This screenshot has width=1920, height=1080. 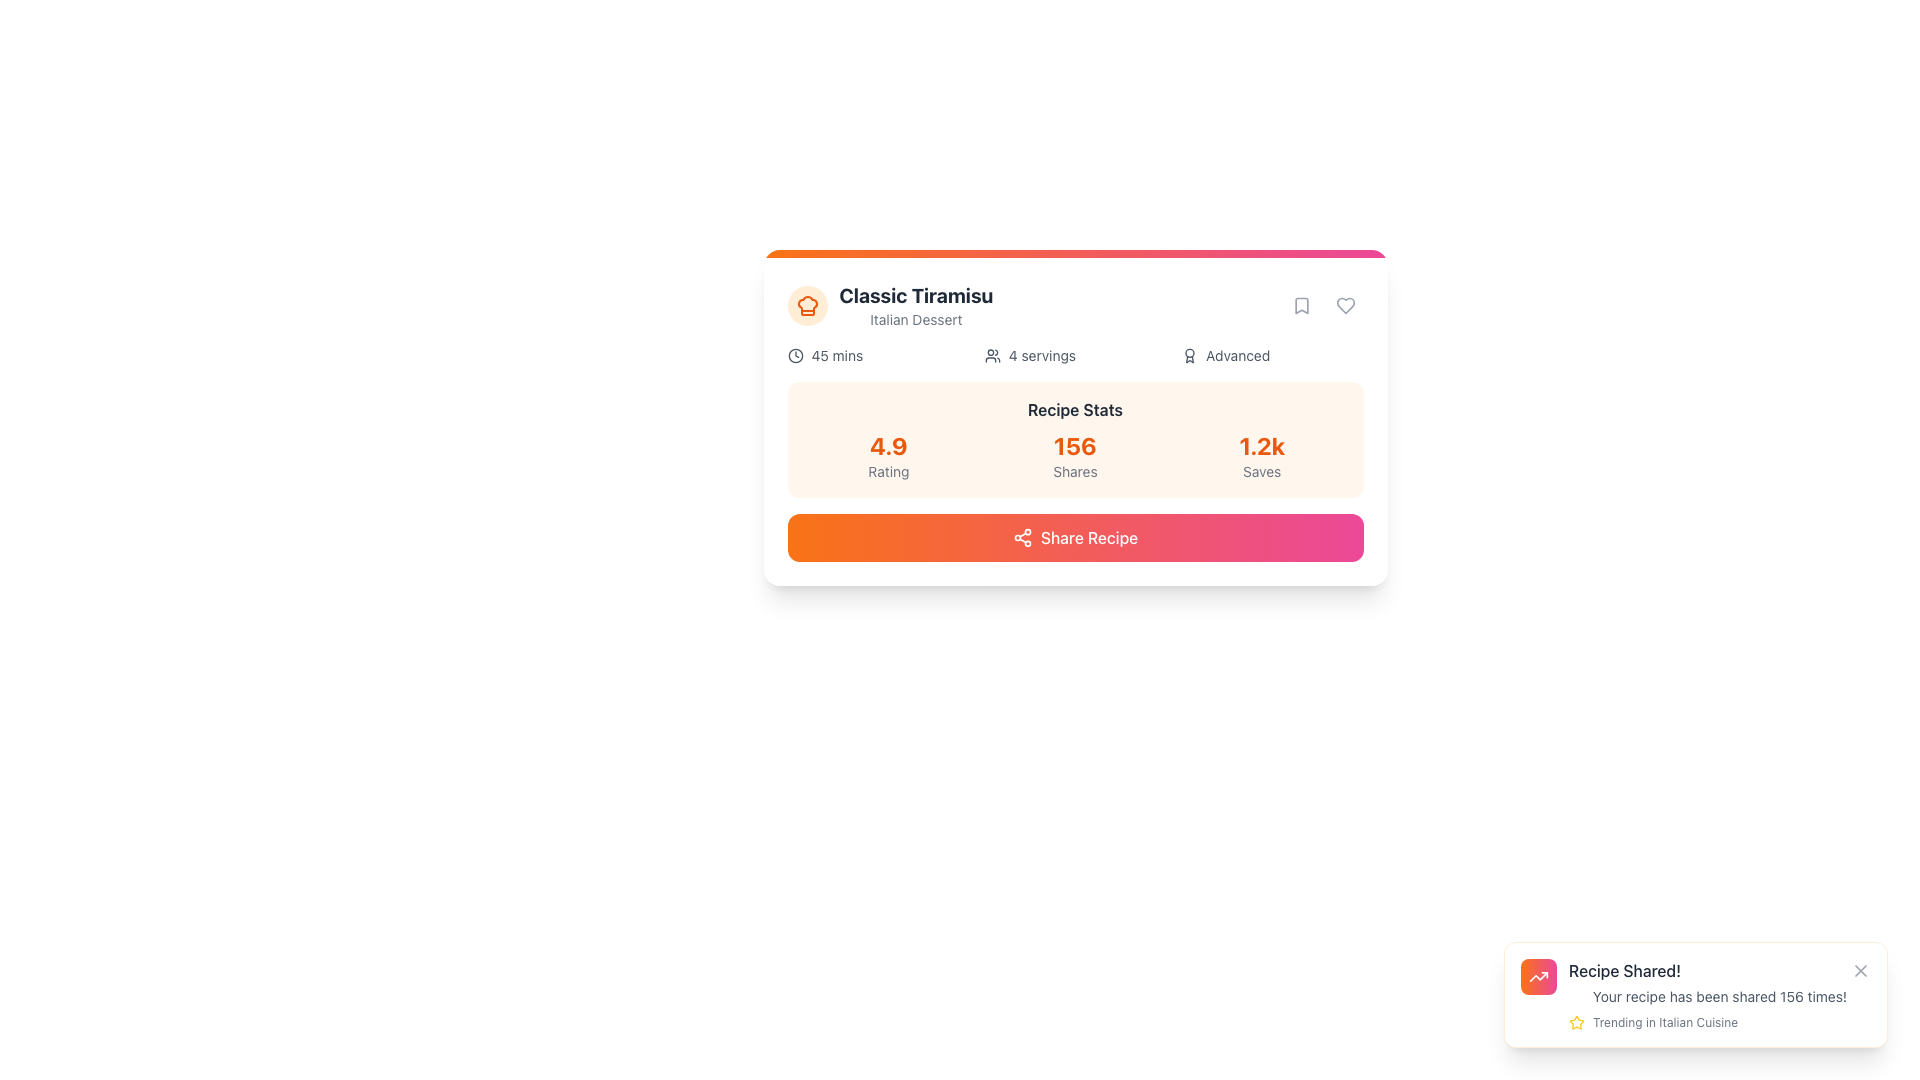 What do you see at coordinates (1041, 354) in the screenshot?
I see `the Text Label that indicates the number of servings for the recipe, located to the right of a people icon and grouped with other recipe metadata at the top of the card` at bounding box center [1041, 354].